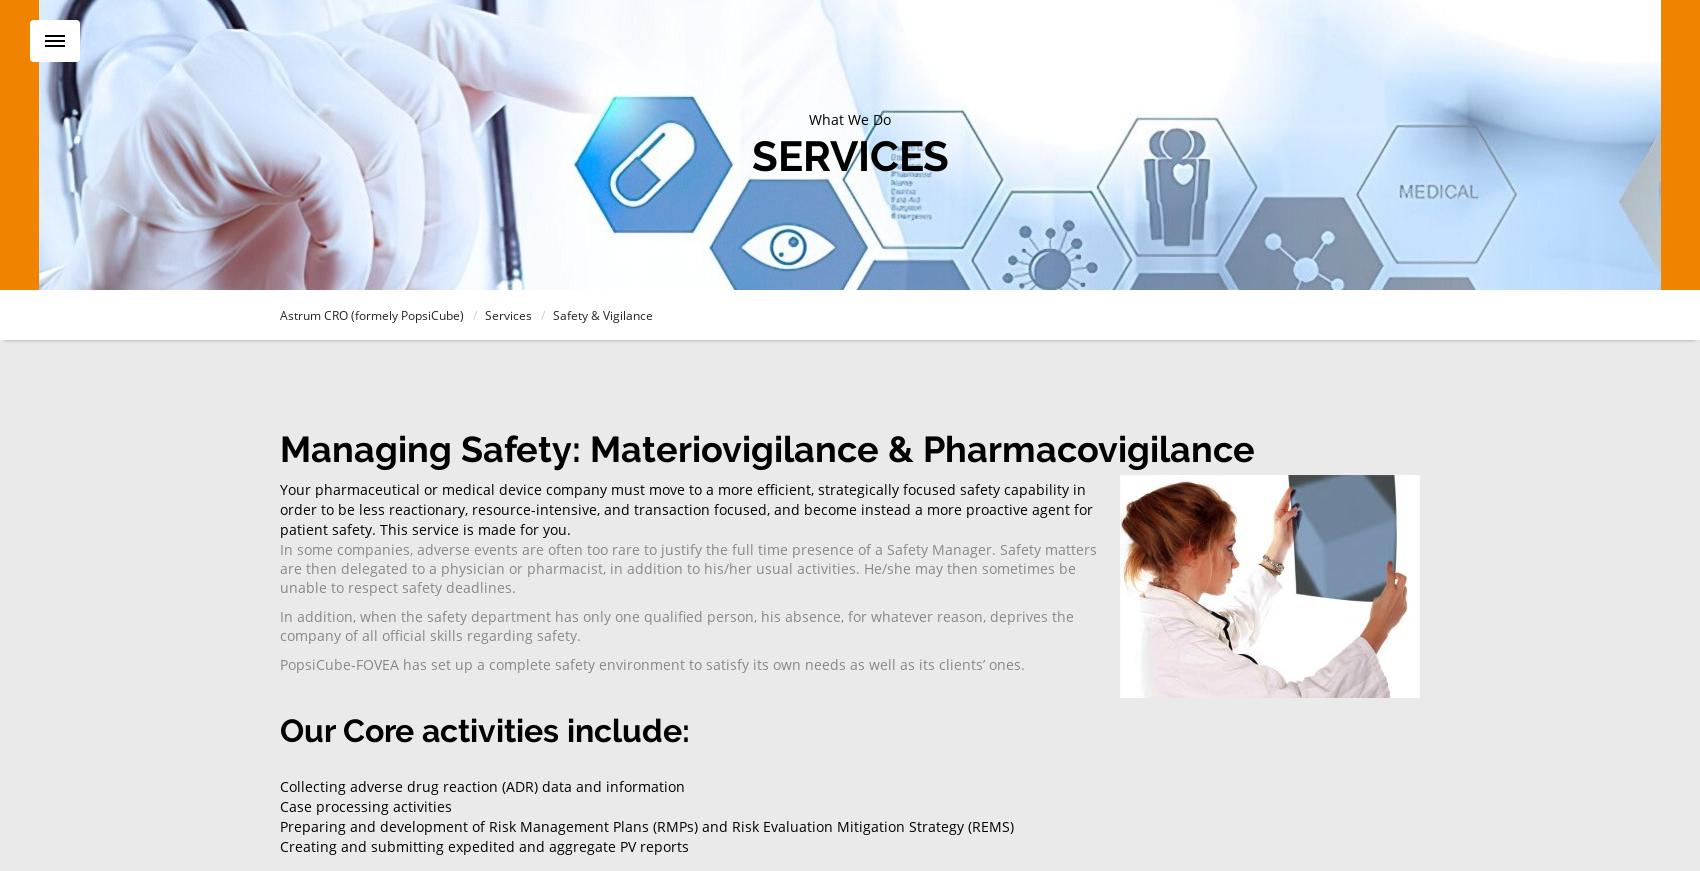 The width and height of the screenshot is (1700, 871). Describe the element at coordinates (370, 314) in the screenshot. I see `'Astrum CRO (formely PopsiCube)'` at that location.